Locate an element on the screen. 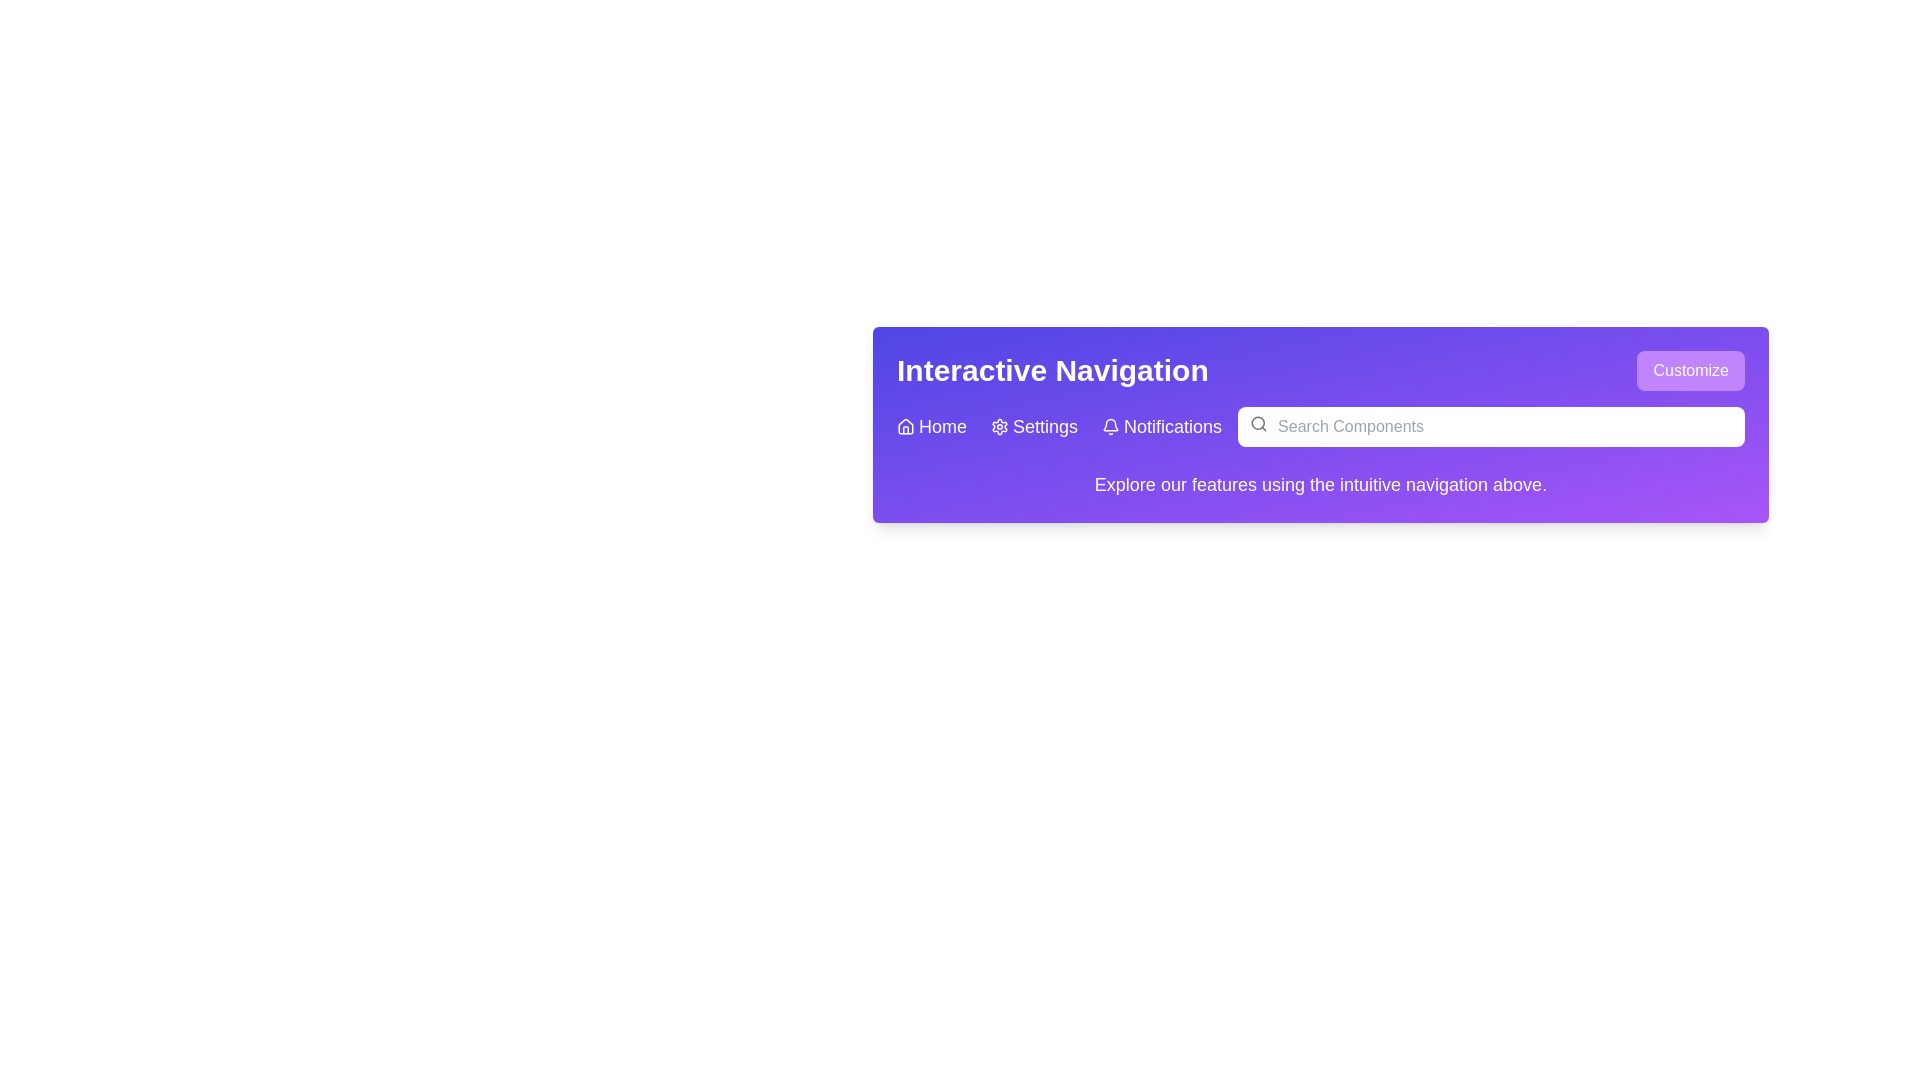 Image resolution: width=1920 pixels, height=1080 pixels. the bell icon located in the 'Notifications' section of the navigation bar is located at coordinates (1110, 426).